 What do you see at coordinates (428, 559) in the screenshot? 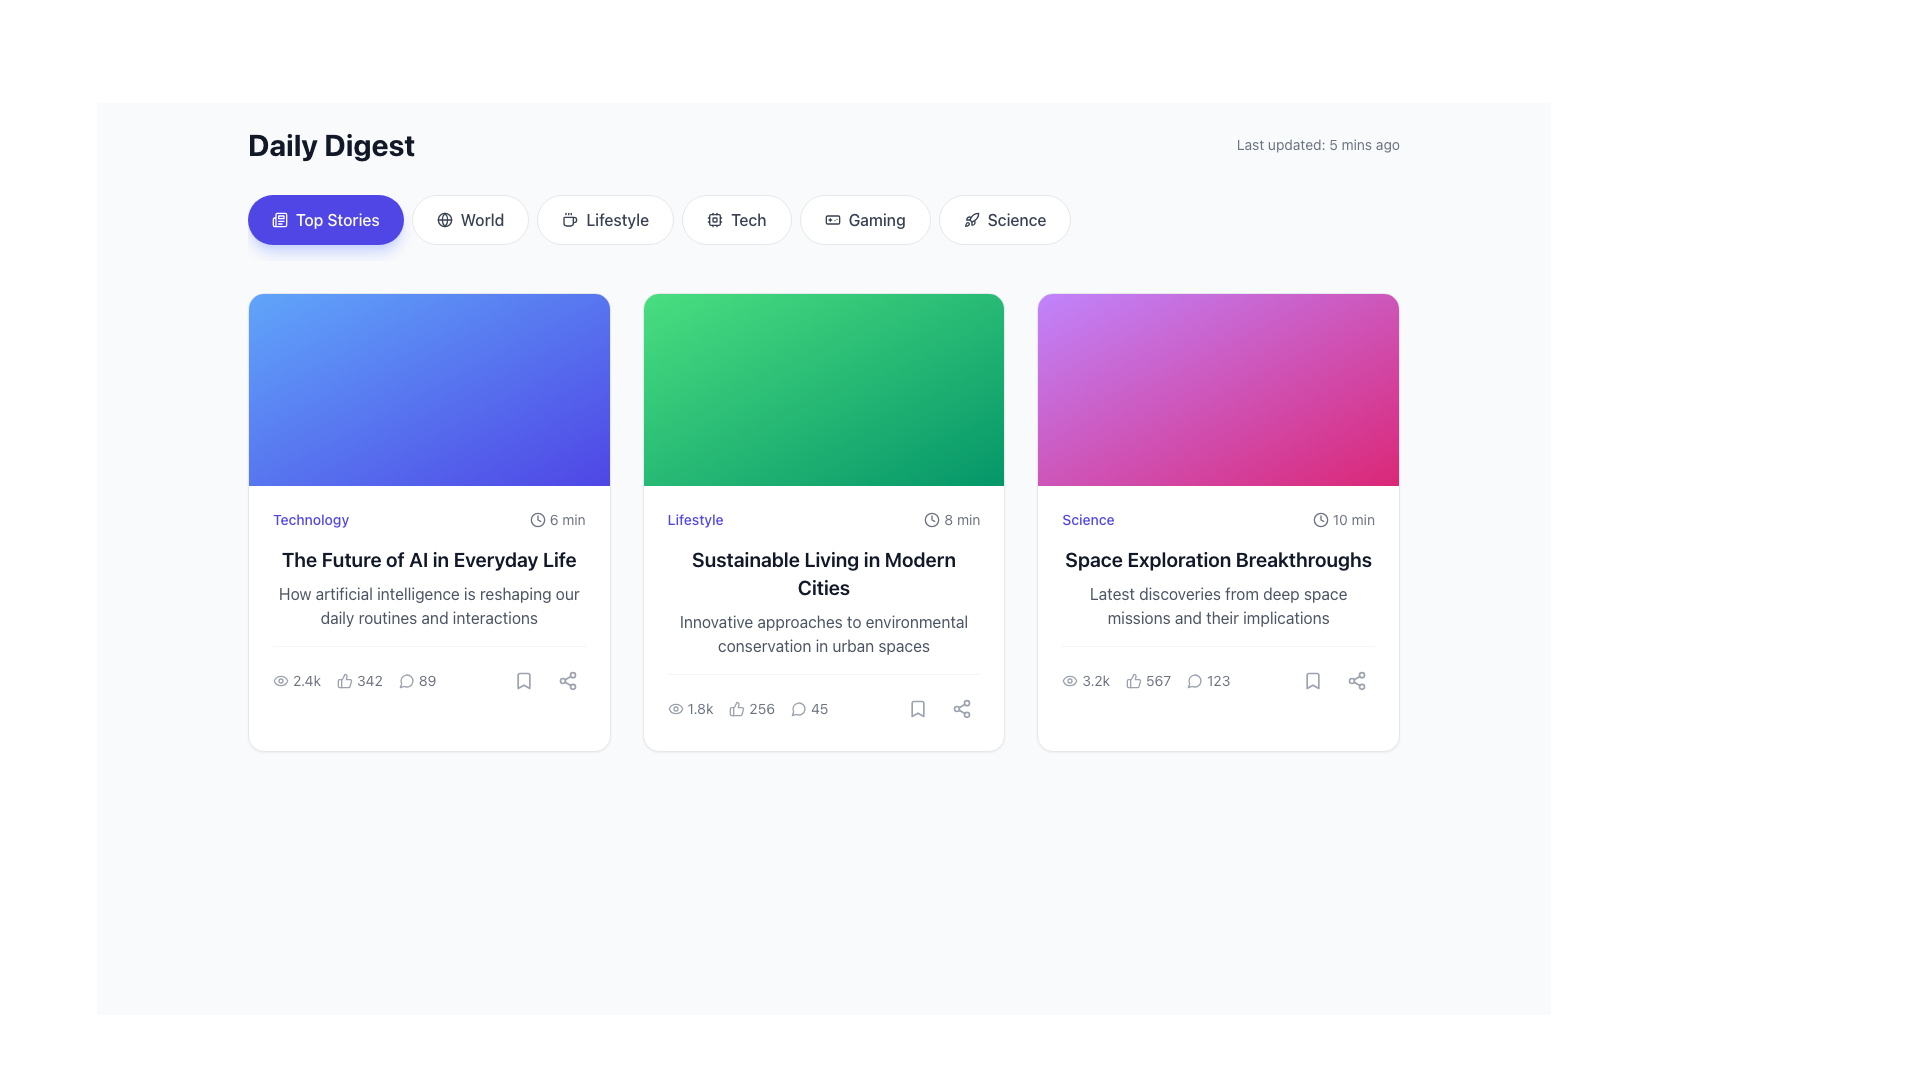
I see `the heading text element located in the 'Daily Digest' section of the first card under the 'Technology' tag` at bounding box center [428, 559].